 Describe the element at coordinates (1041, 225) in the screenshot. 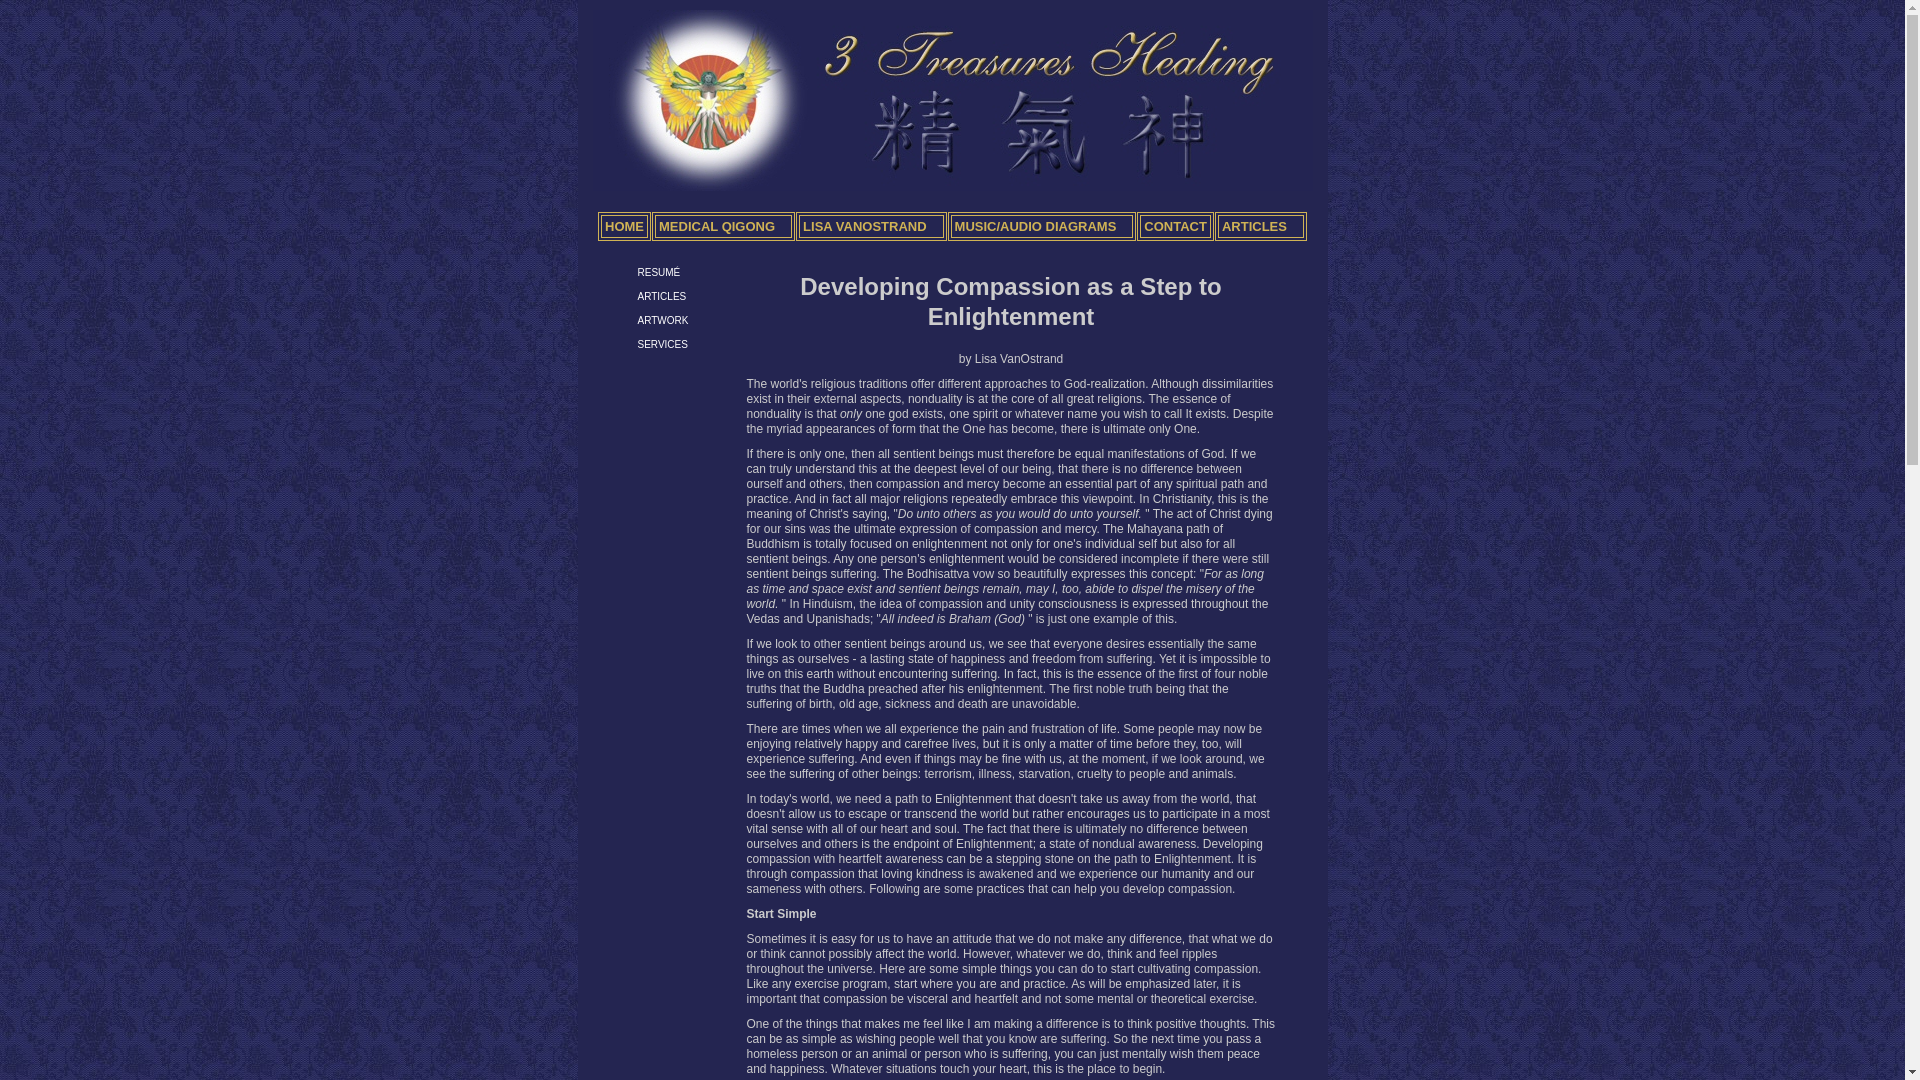

I see `'MUSIC/AUDIO DIAGRAMS'` at that location.